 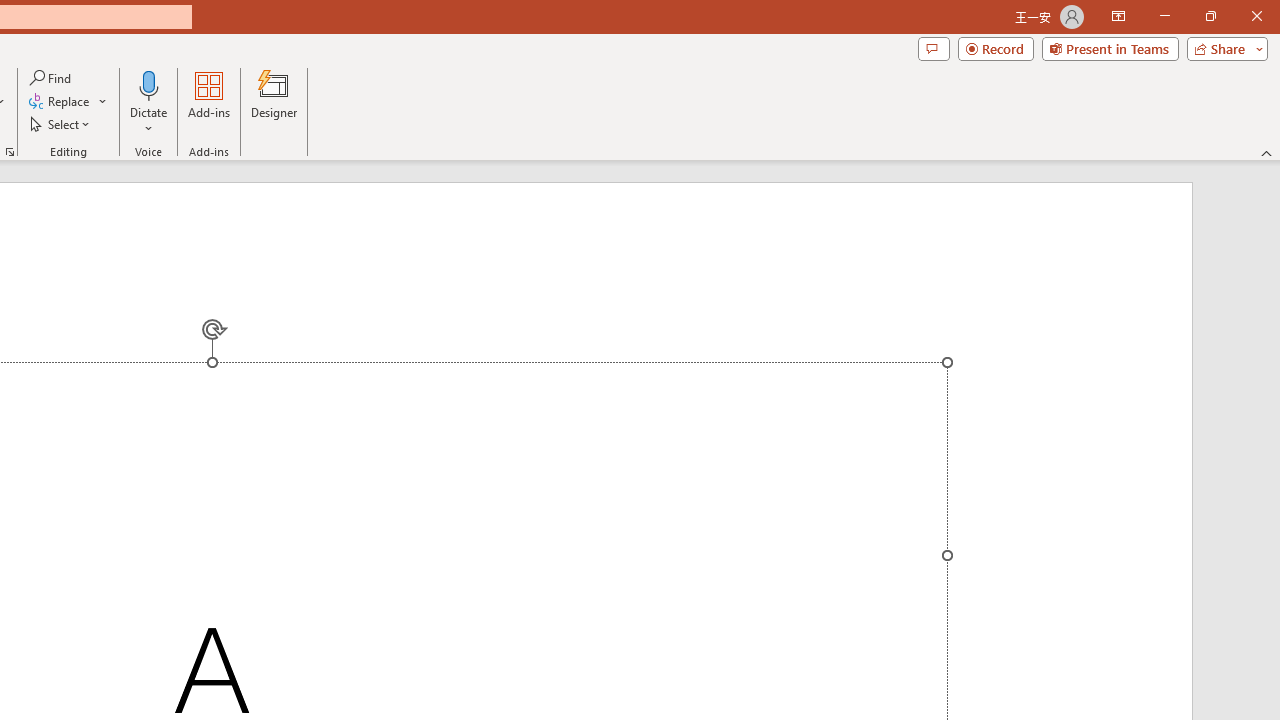 I want to click on 'Dictate', so click(x=148, y=84).